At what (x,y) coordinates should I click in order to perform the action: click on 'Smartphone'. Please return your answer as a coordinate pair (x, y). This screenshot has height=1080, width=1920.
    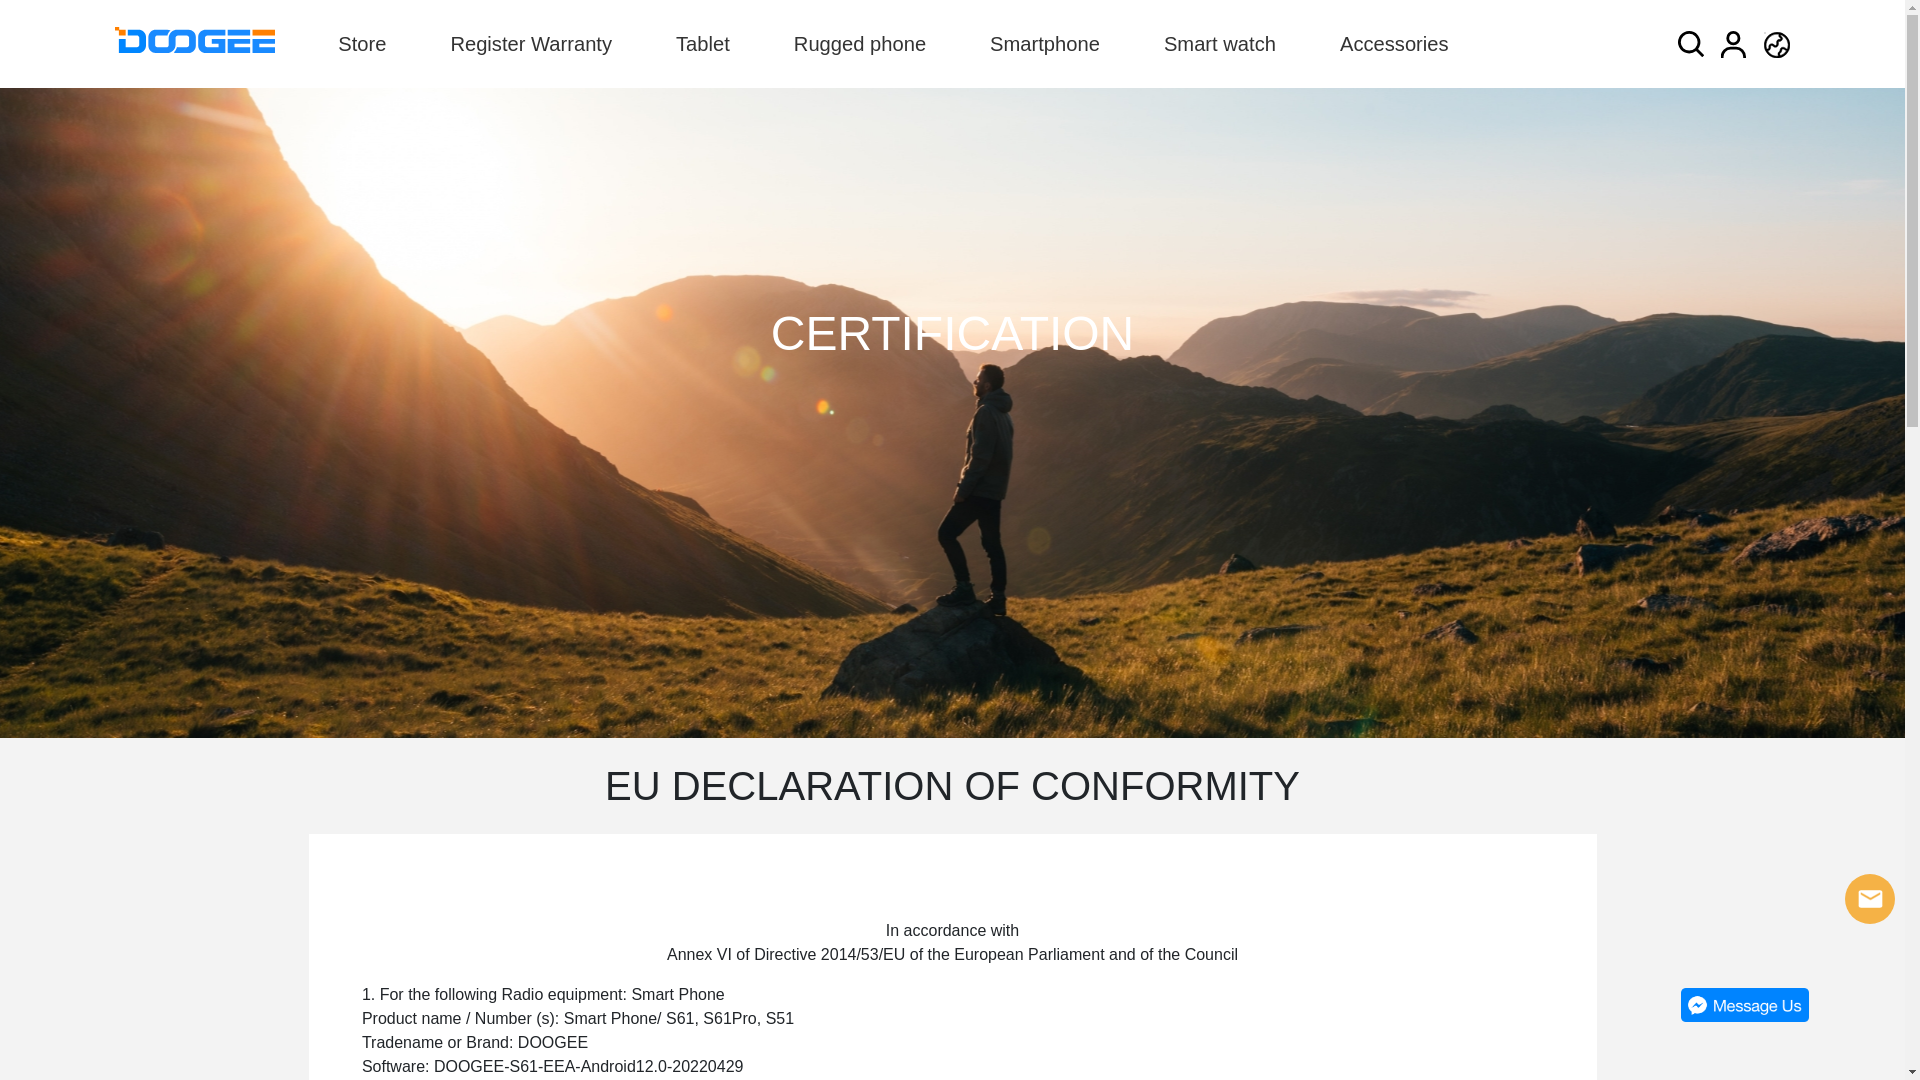
    Looking at the image, I should click on (1044, 43).